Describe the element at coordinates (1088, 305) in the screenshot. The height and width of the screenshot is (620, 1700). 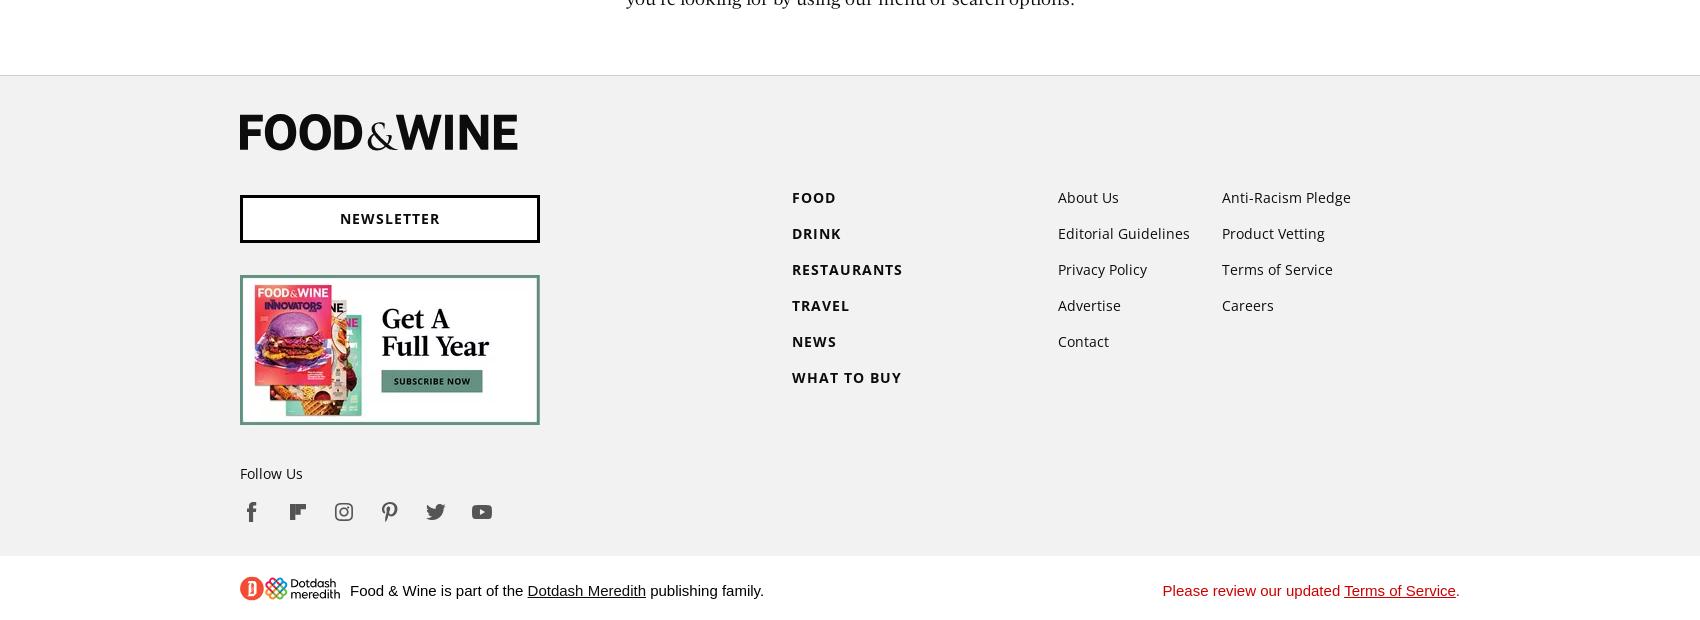
I see `'Advertise'` at that location.